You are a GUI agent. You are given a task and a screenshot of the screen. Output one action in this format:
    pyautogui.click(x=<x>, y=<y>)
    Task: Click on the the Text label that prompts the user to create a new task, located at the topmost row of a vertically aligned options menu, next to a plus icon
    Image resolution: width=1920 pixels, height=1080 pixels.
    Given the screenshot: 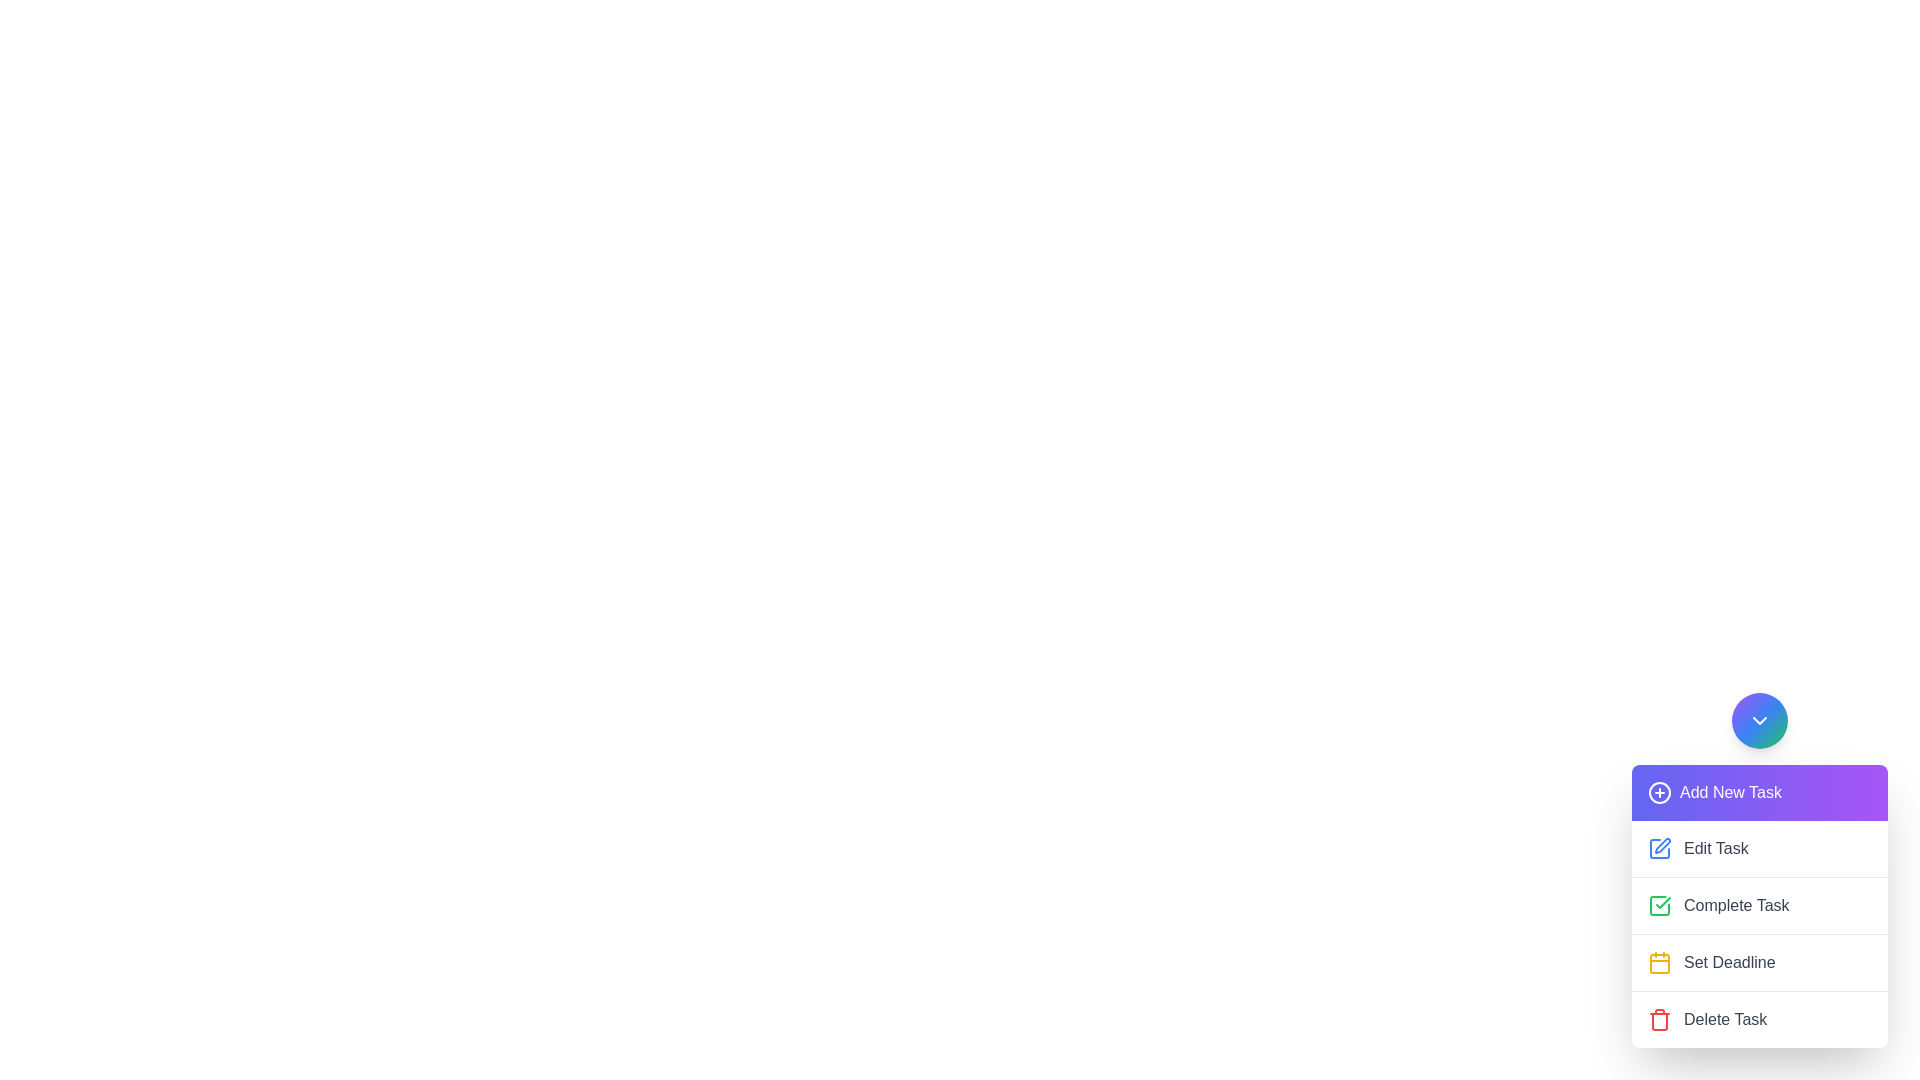 What is the action you would take?
    pyautogui.click(x=1730, y=792)
    